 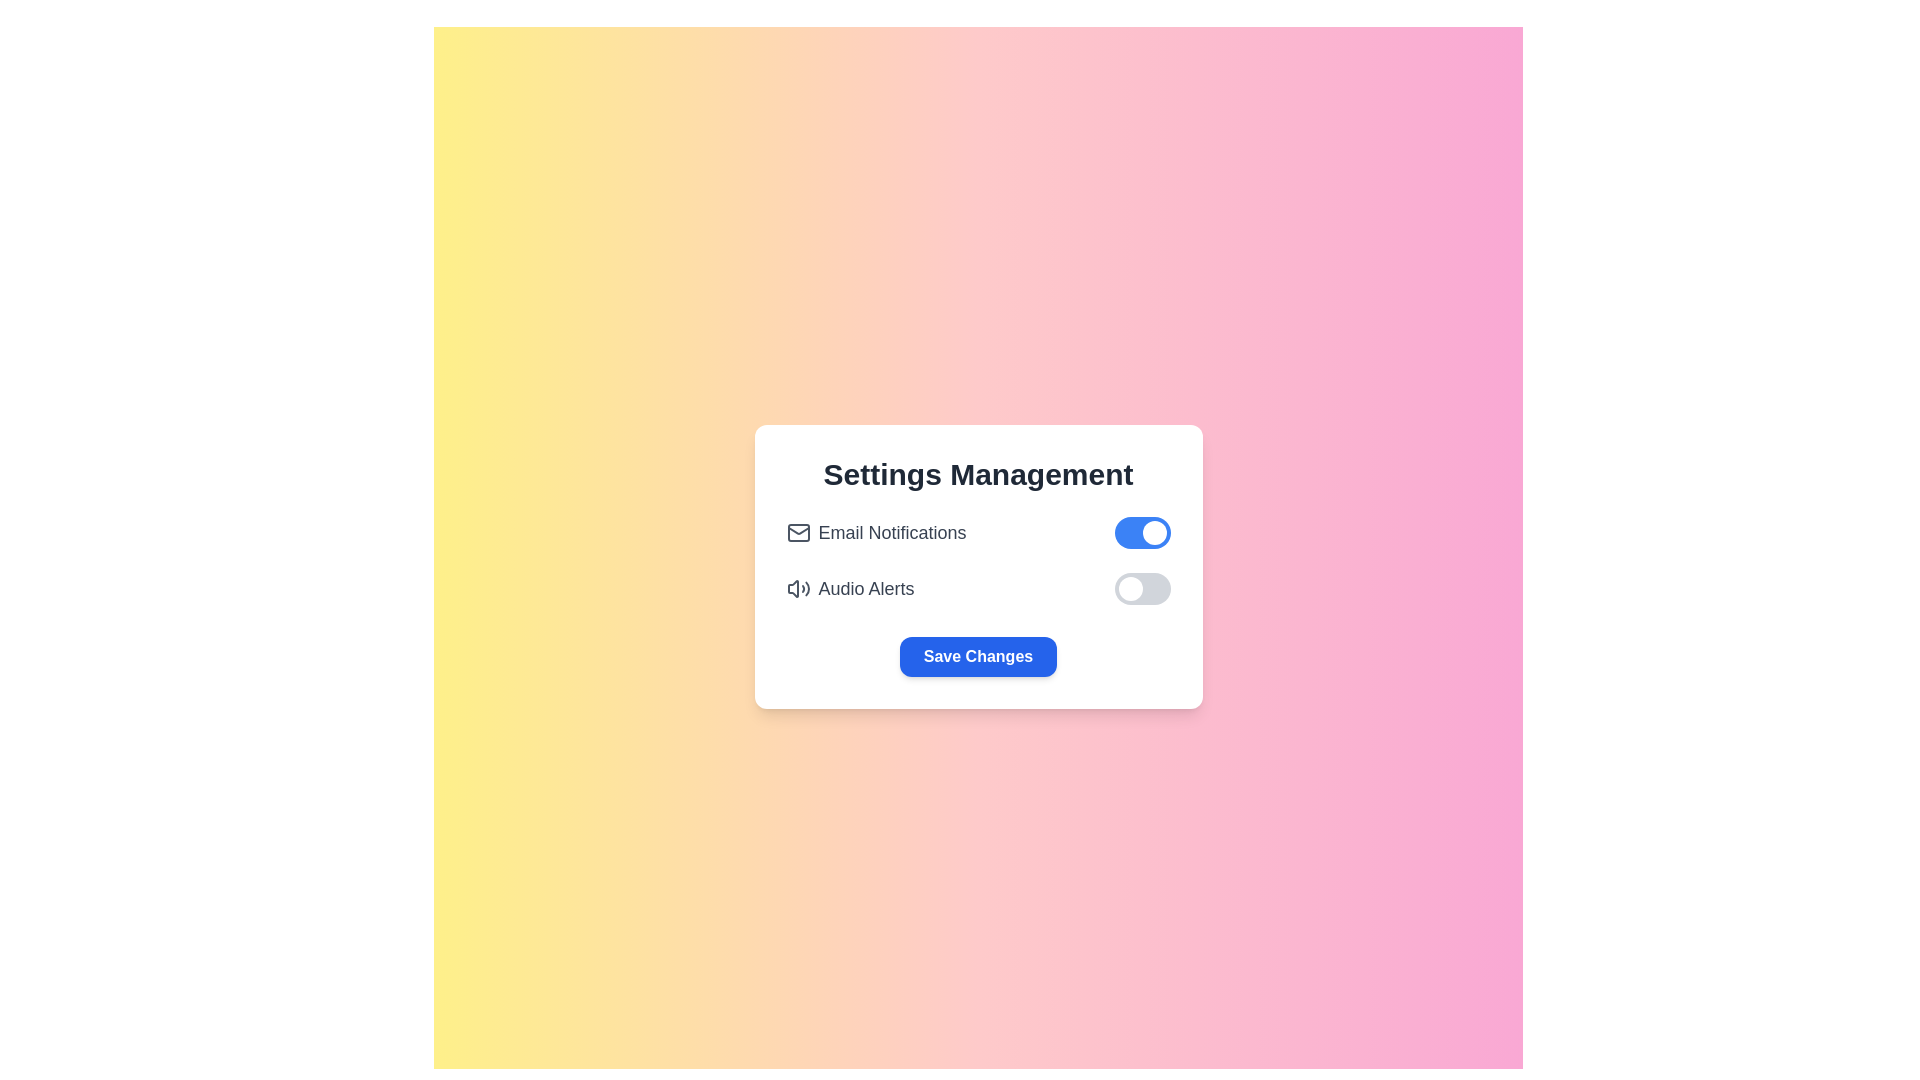 I want to click on the graphic element inside the mail envelope icon representing 'Email Notifications', located at the leftmost position in the row, so click(x=797, y=531).